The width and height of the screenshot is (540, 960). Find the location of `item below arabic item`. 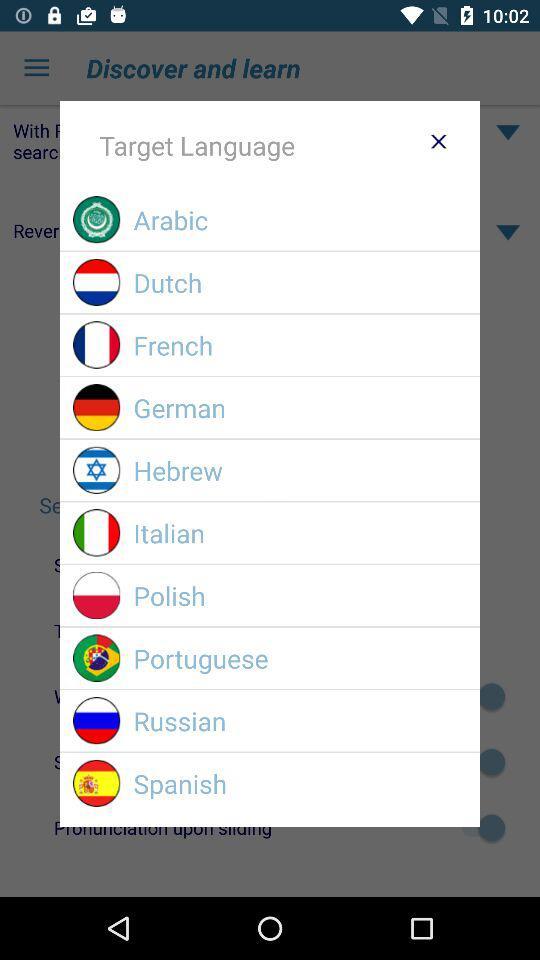

item below arabic item is located at coordinates (299, 281).